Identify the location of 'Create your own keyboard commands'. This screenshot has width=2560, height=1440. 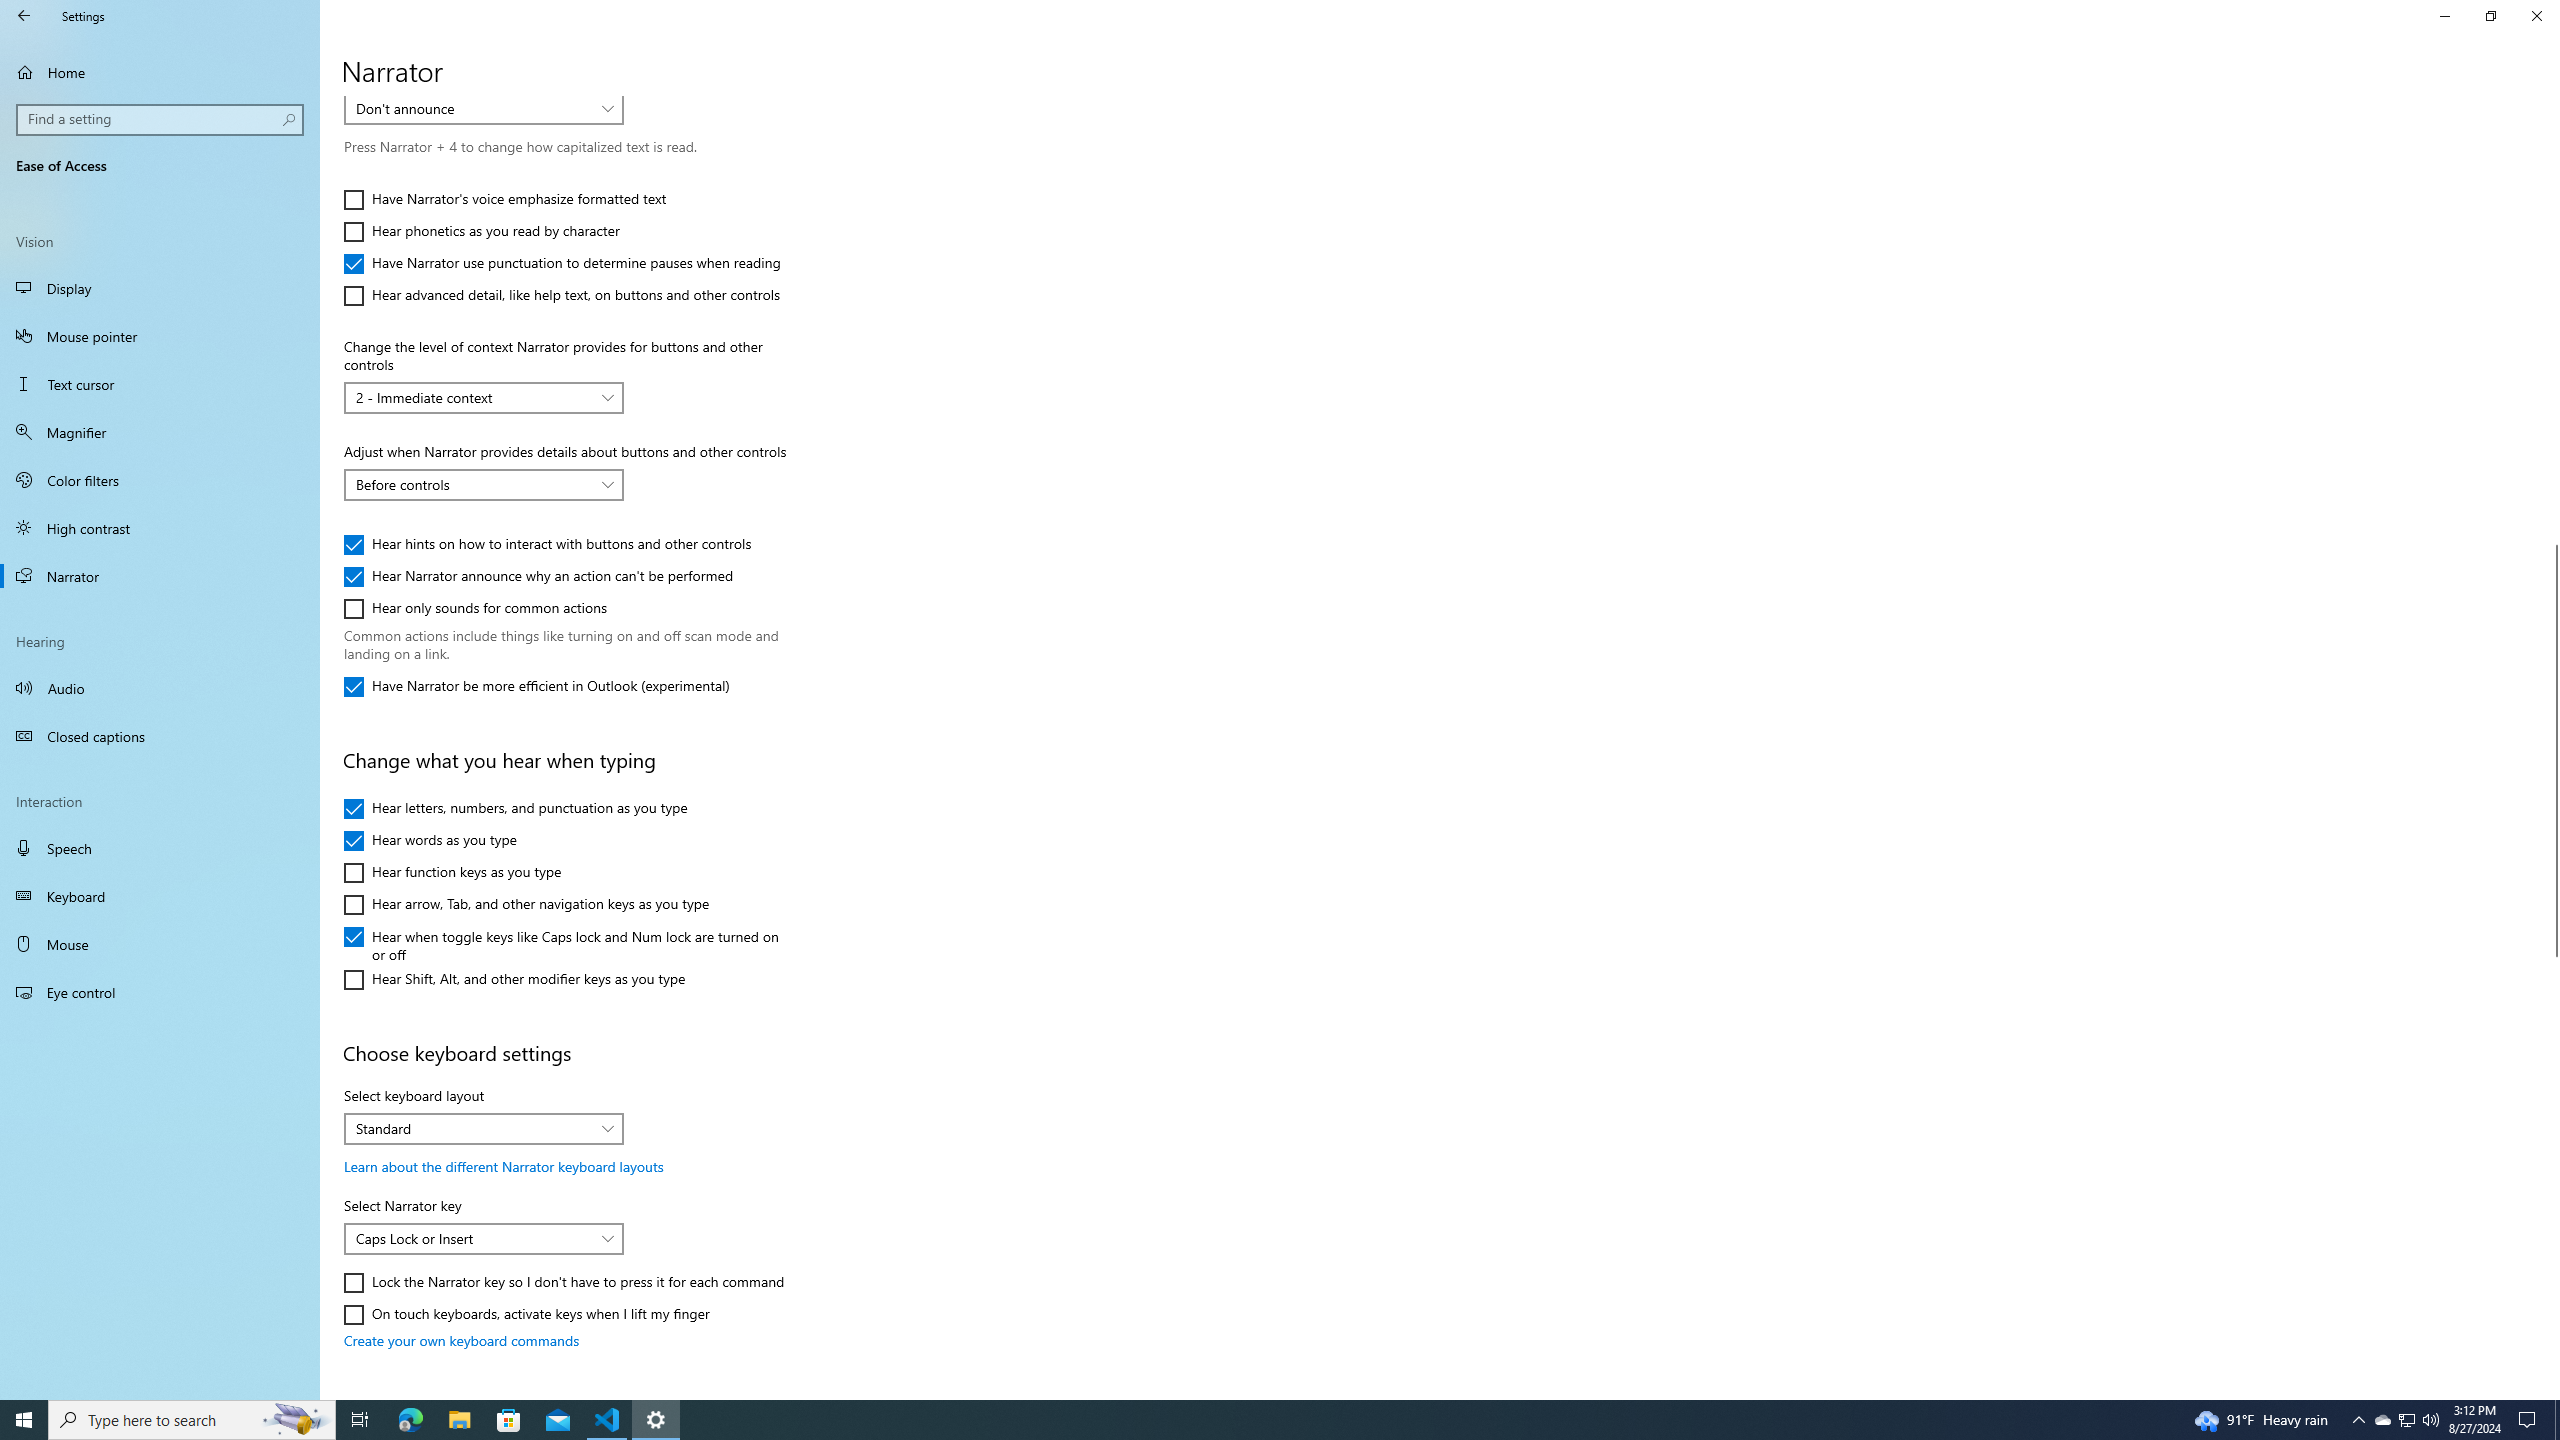
(461, 1340).